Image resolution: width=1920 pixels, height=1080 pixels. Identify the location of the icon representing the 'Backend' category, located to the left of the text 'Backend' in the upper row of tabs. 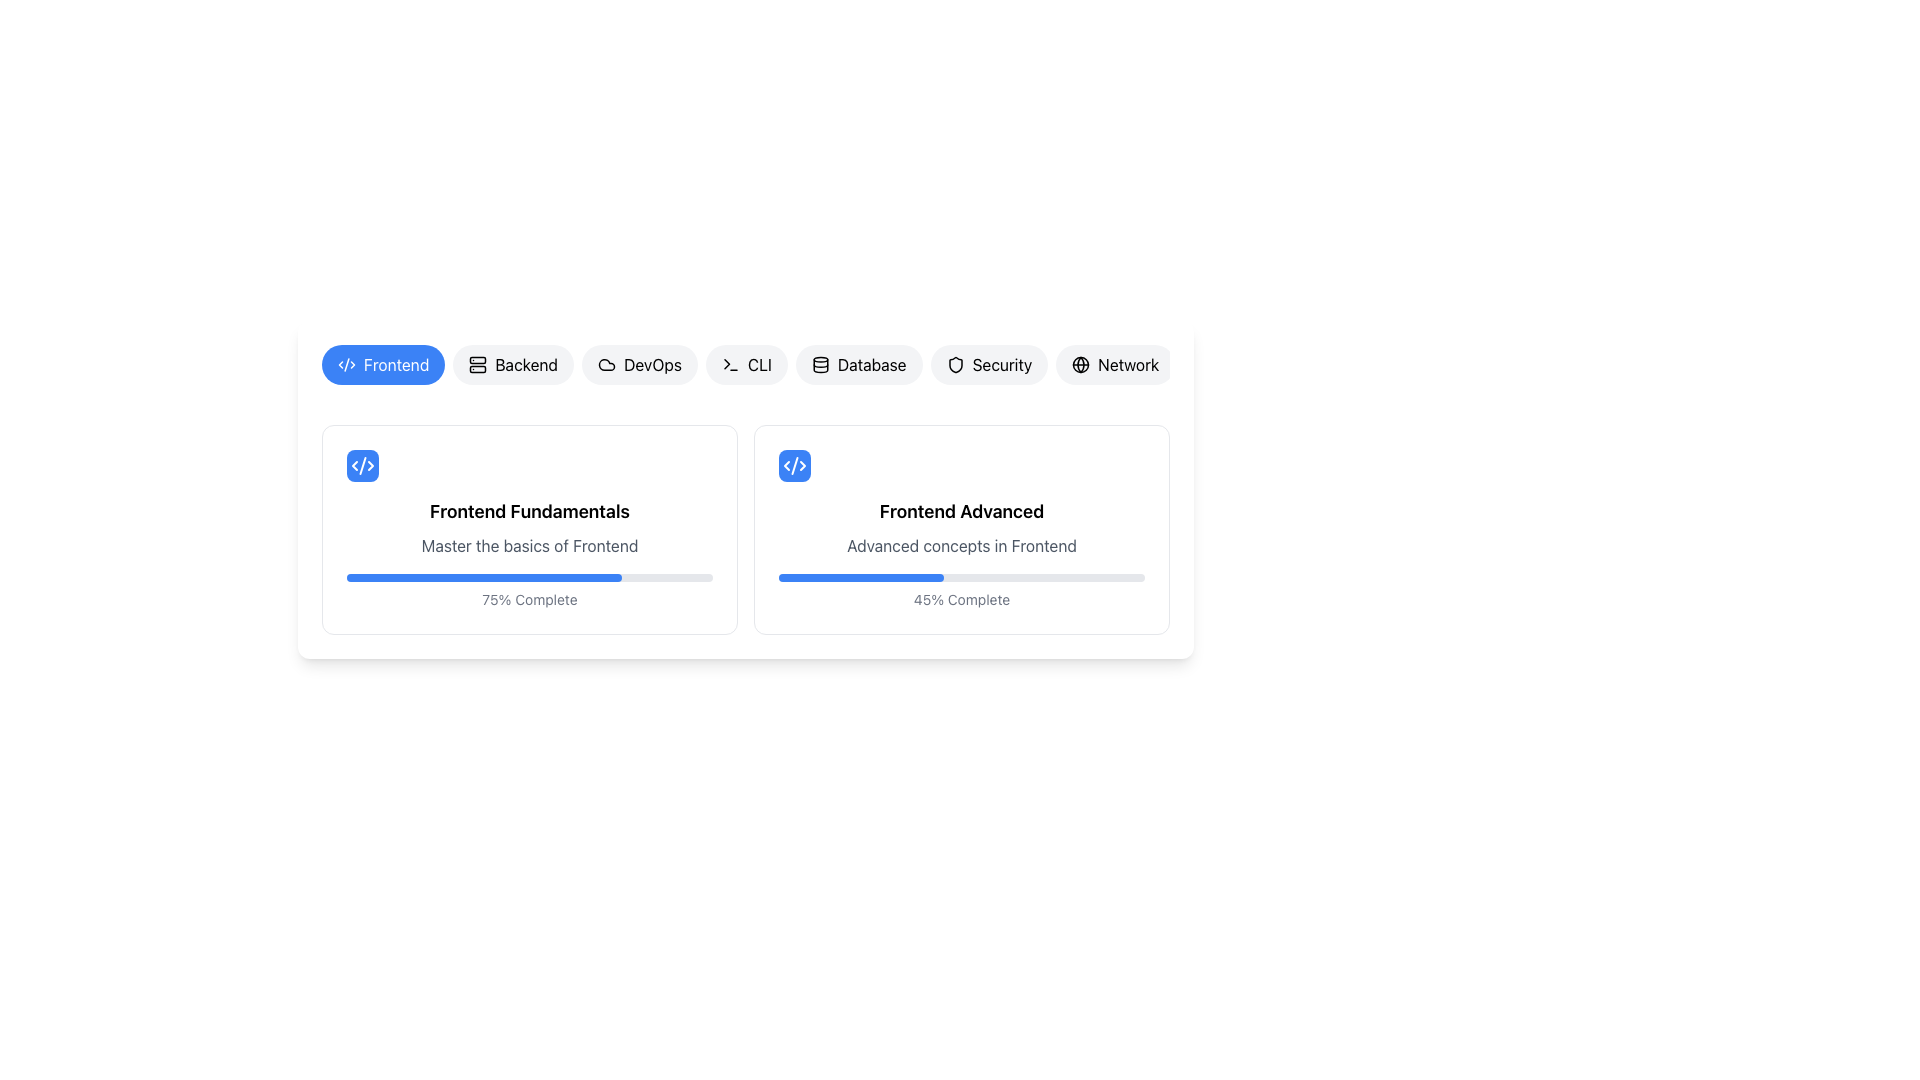
(477, 365).